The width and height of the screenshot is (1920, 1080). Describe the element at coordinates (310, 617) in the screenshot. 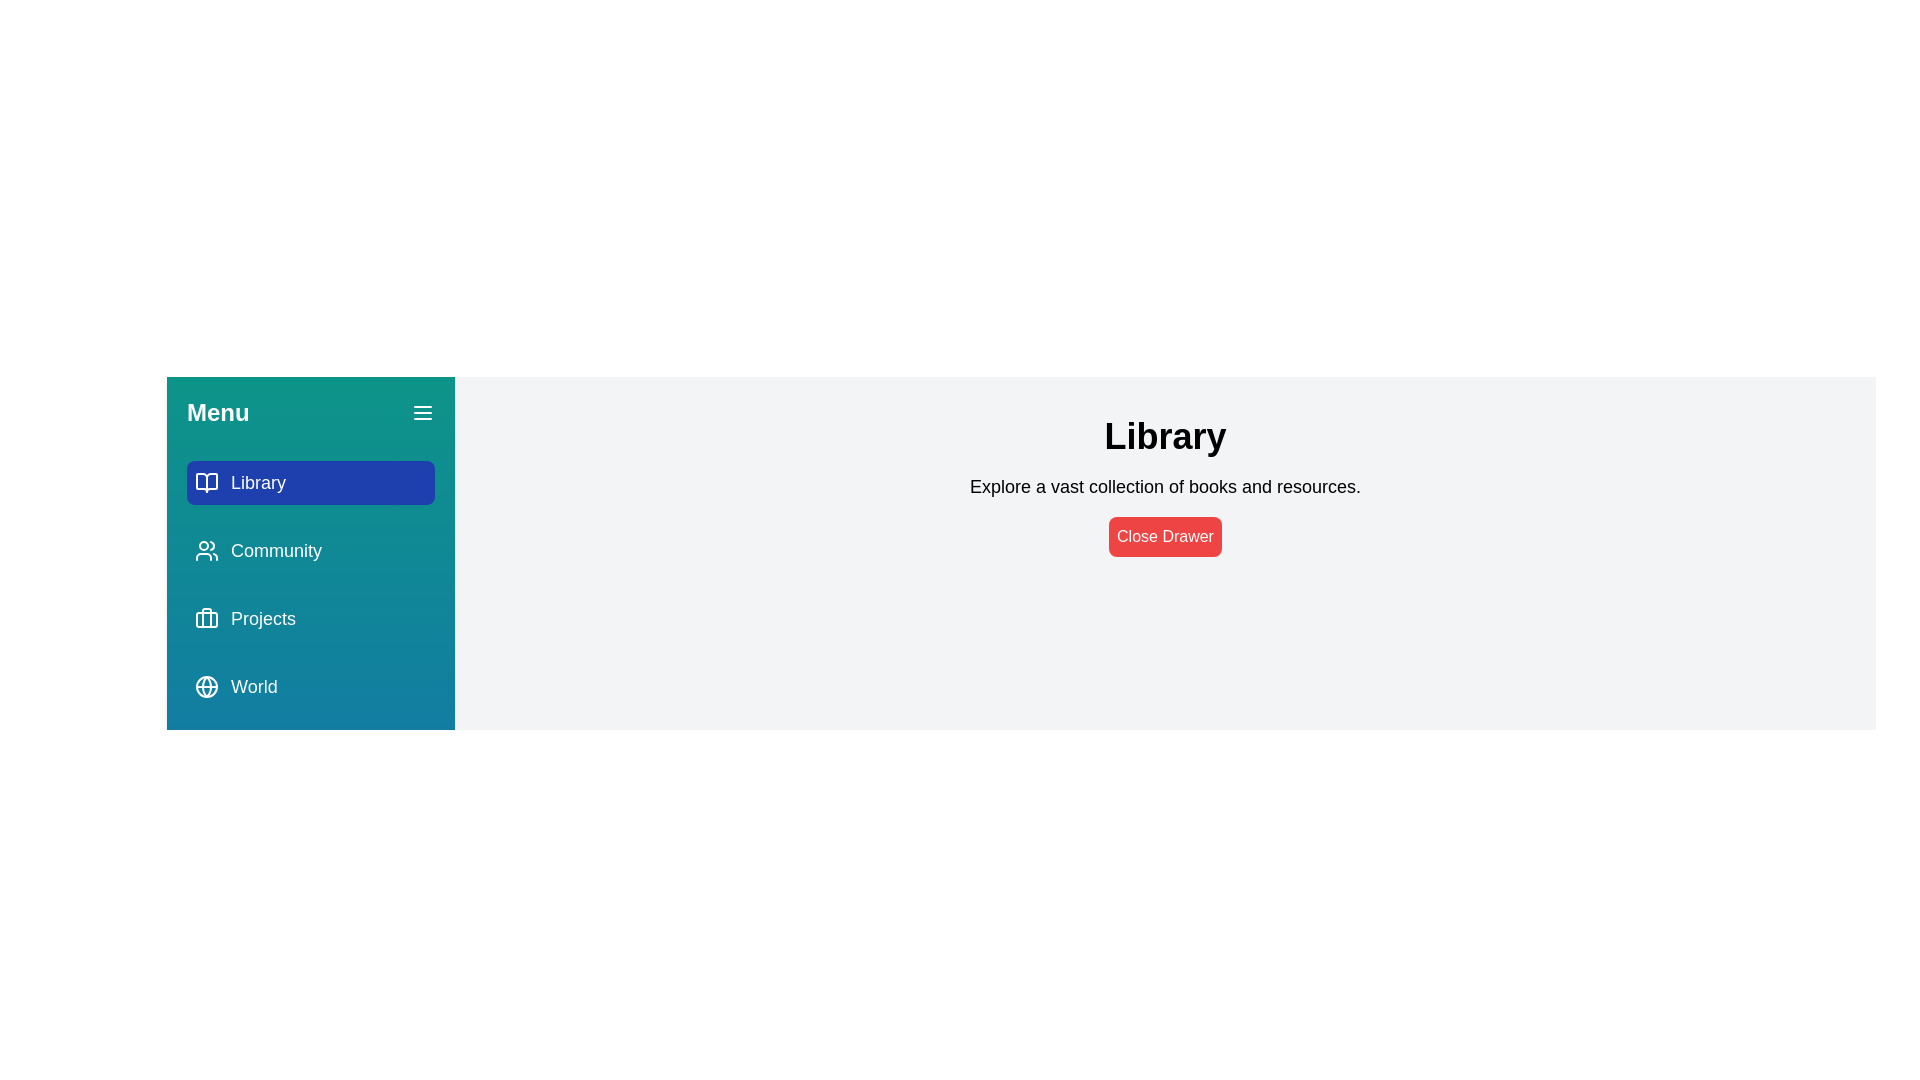

I see `the tab named Projects from the menu` at that location.